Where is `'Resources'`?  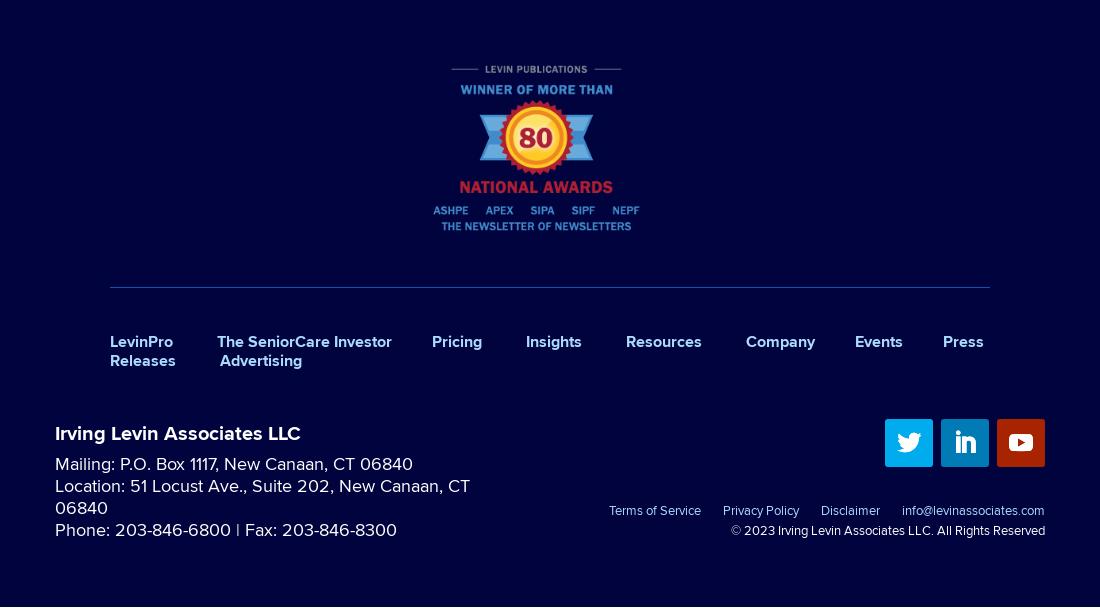 'Resources' is located at coordinates (663, 340).